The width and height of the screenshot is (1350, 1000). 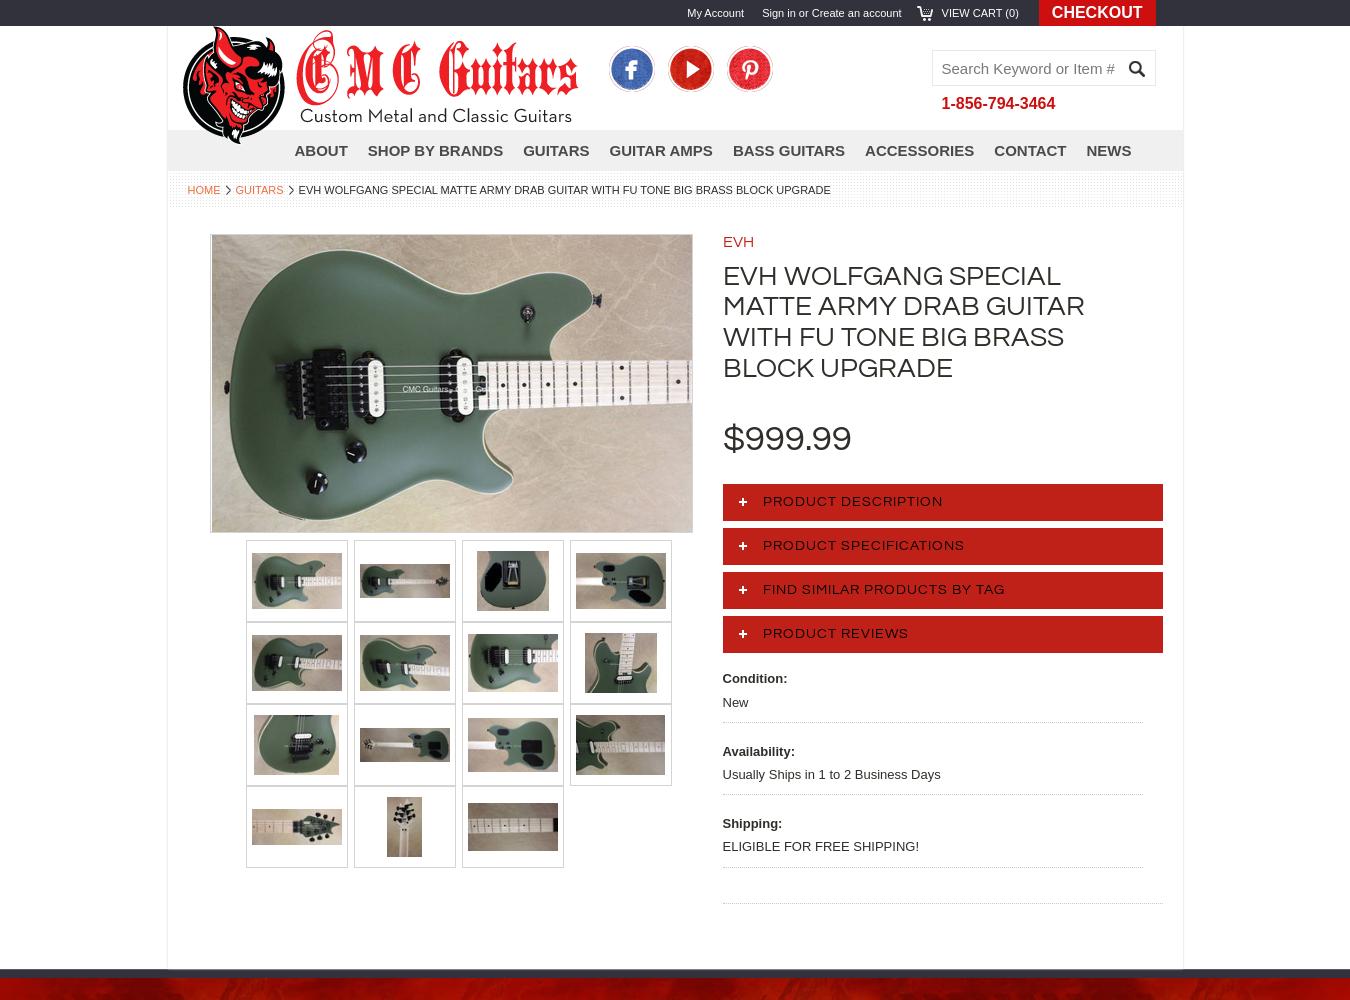 I want to click on '1-856-794-3464', so click(x=997, y=102).